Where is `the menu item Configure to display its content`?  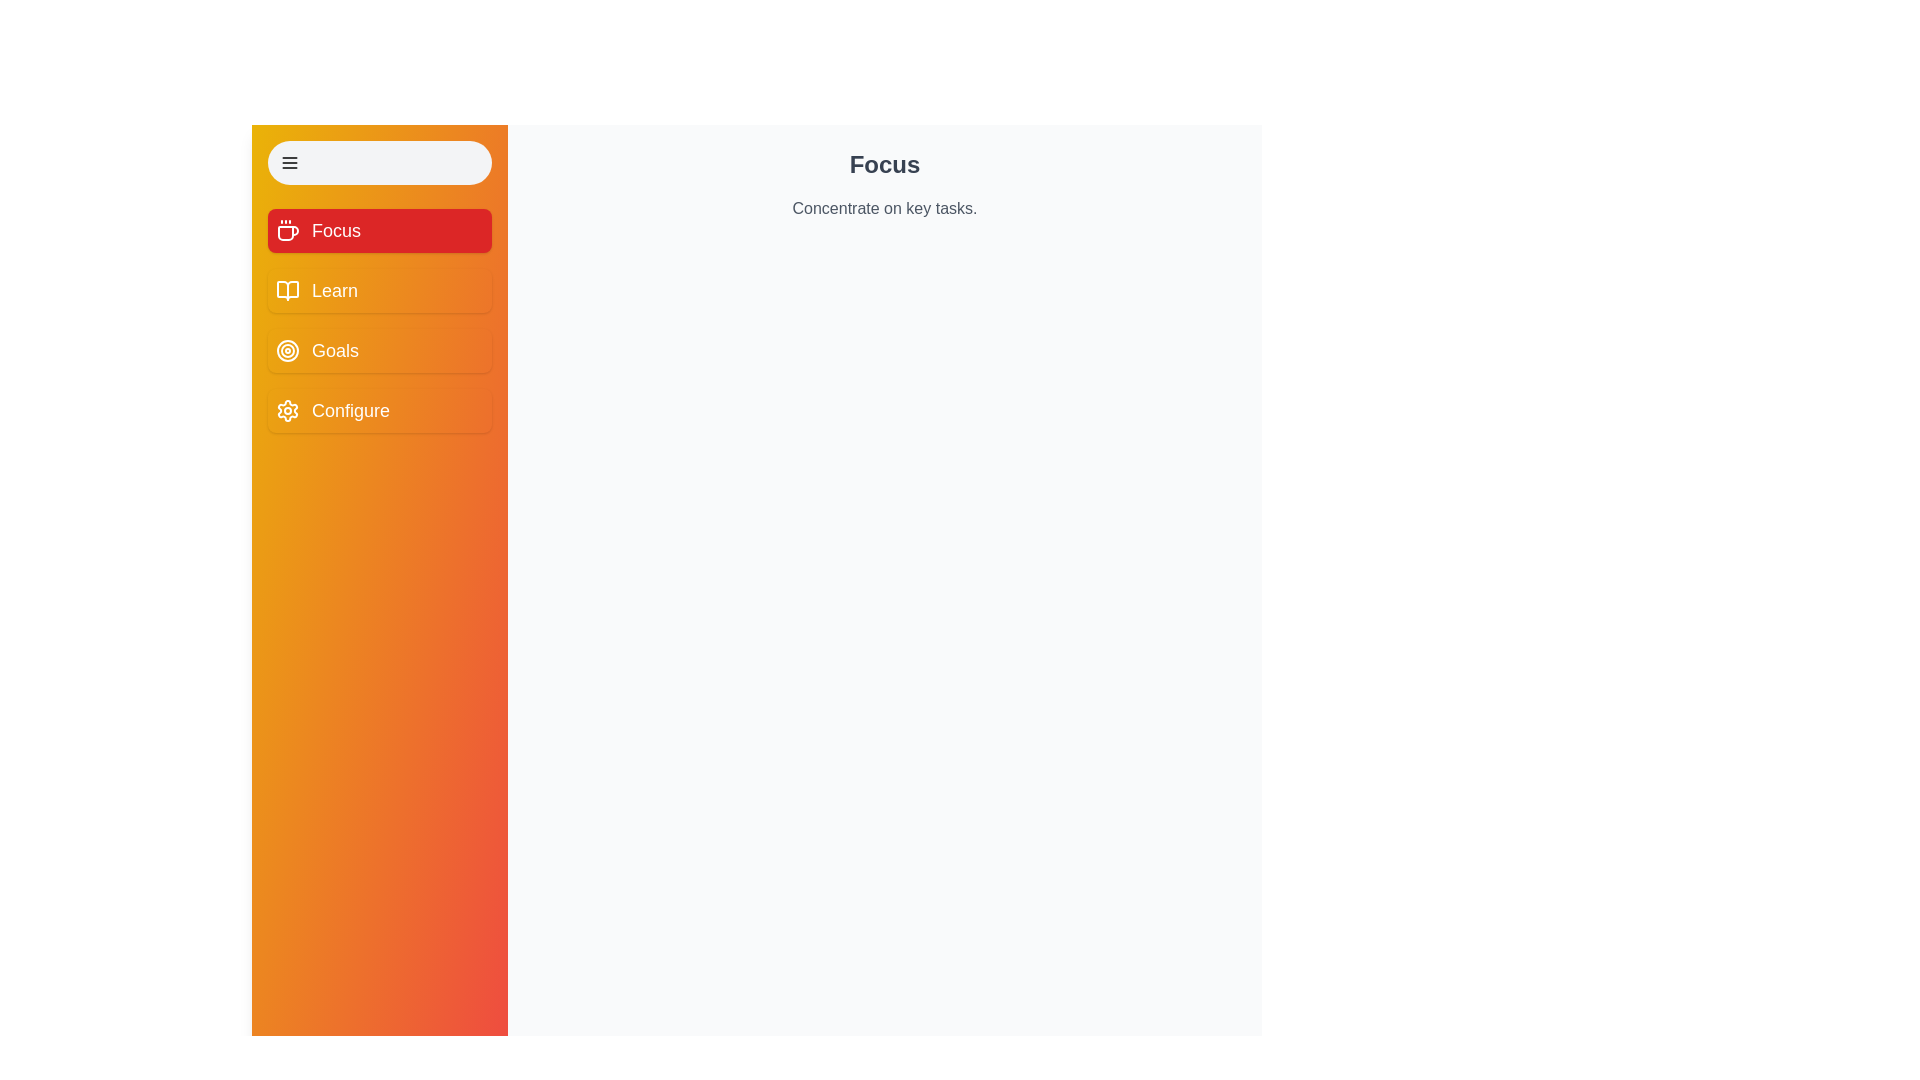
the menu item Configure to display its content is located at coordinates (379, 410).